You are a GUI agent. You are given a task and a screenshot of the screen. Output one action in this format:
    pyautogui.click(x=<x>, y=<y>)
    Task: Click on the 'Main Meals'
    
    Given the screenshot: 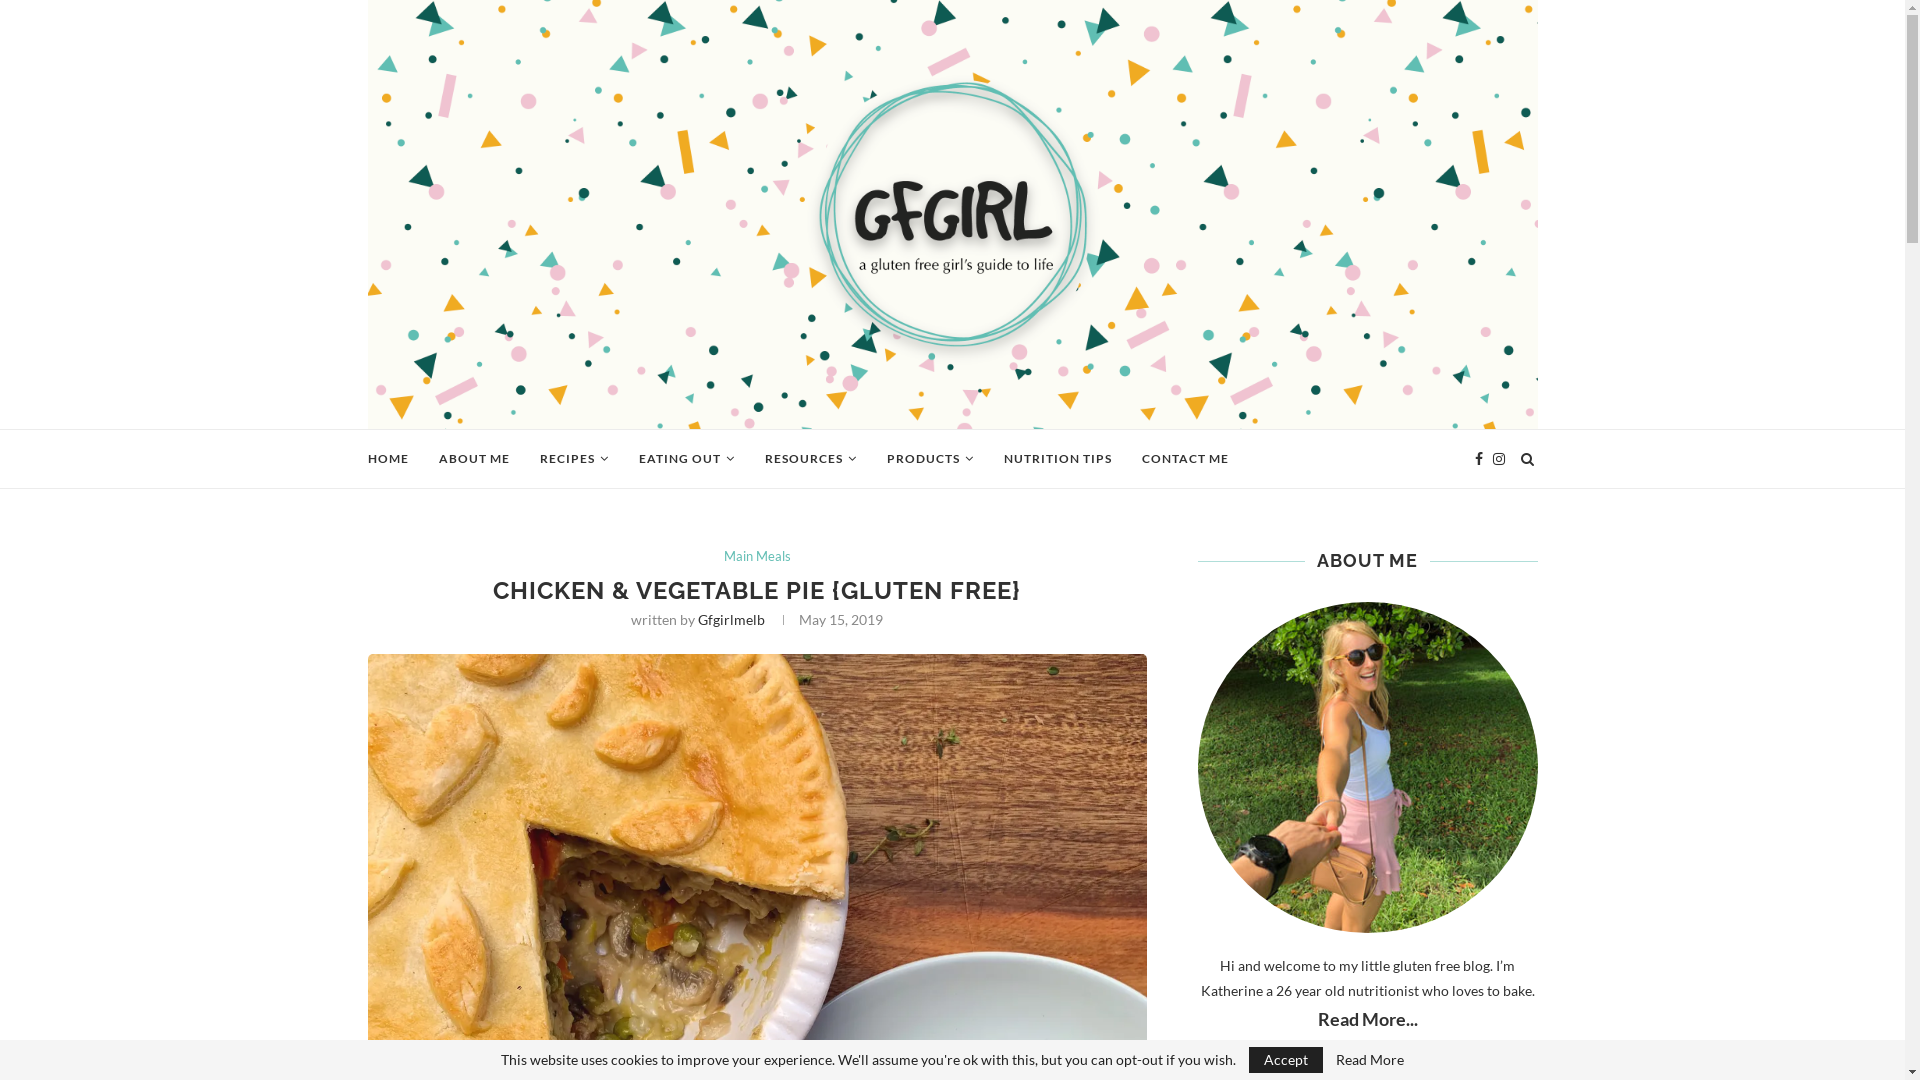 What is the action you would take?
    pyautogui.click(x=756, y=556)
    